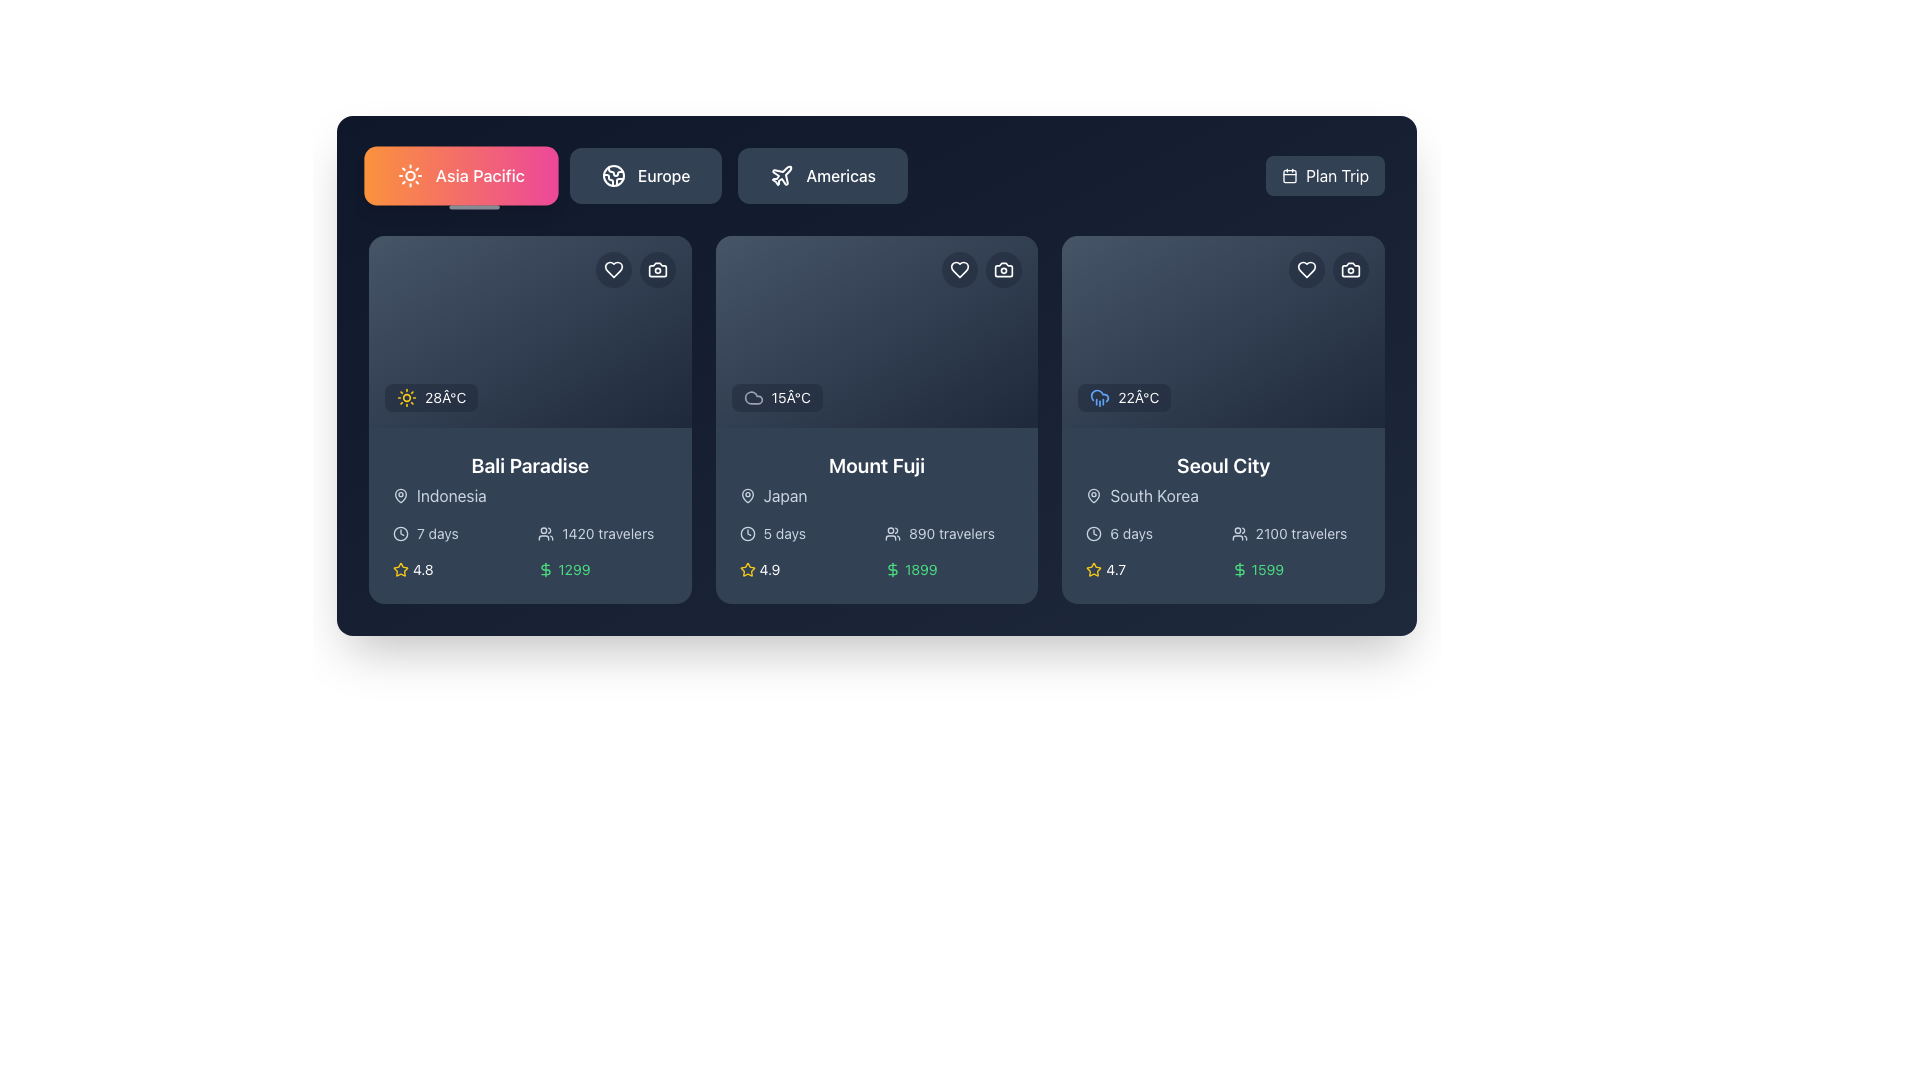 The height and width of the screenshot is (1080, 1920). Describe the element at coordinates (613, 175) in the screenshot. I see `the 'Europe' tab icon, which is visually represented by a globe icon located second among the tabs in the top section of the interface, to help users identify the region selection` at that location.